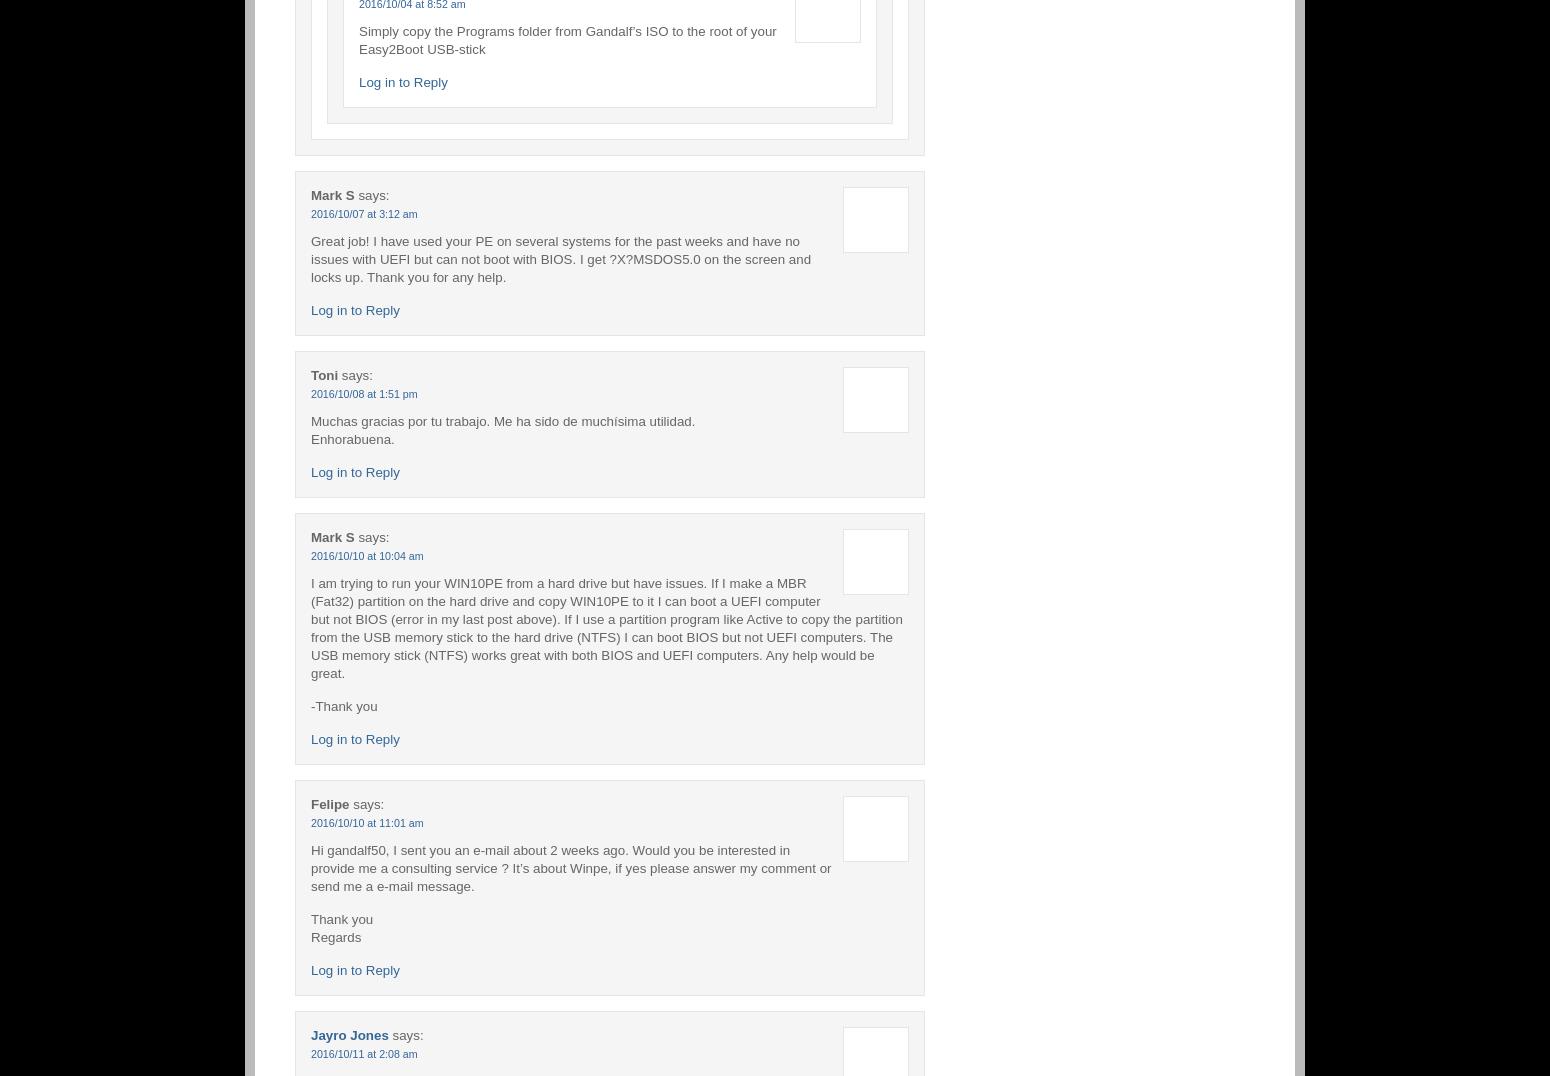 Image resolution: width=1550 pixels, height=1076 pixels. What do you see at coordinates (366, 554) in the screenshot?
I see `'2016/10/10 at 10:04 am'` at bounding box center [366, 554].